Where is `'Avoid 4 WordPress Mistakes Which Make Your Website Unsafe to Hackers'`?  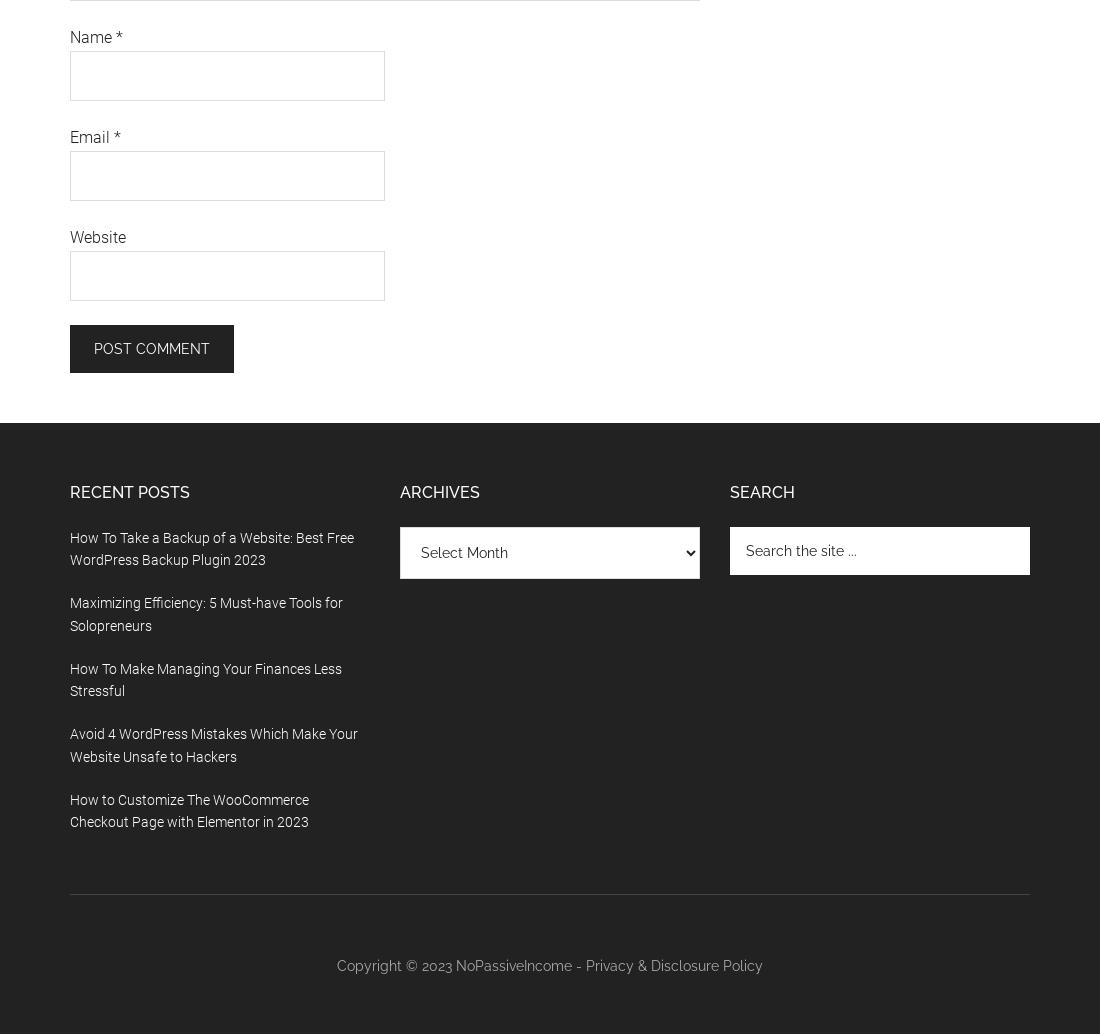 'Avoid 4 WordPress Mistakes Which Make Your Website Unsafe to Hackers' is located at coordinates (68, 744).